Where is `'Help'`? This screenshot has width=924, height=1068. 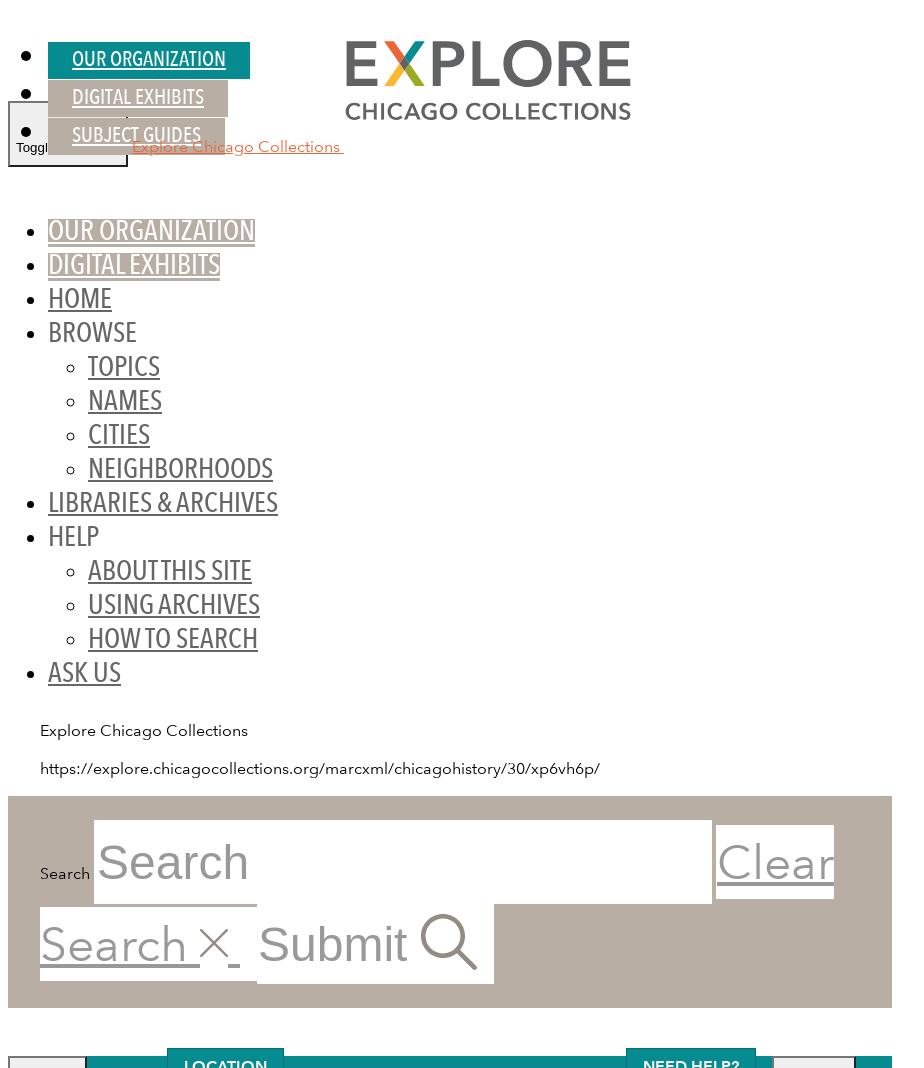 'Help' is located at coordinates (73, 538).